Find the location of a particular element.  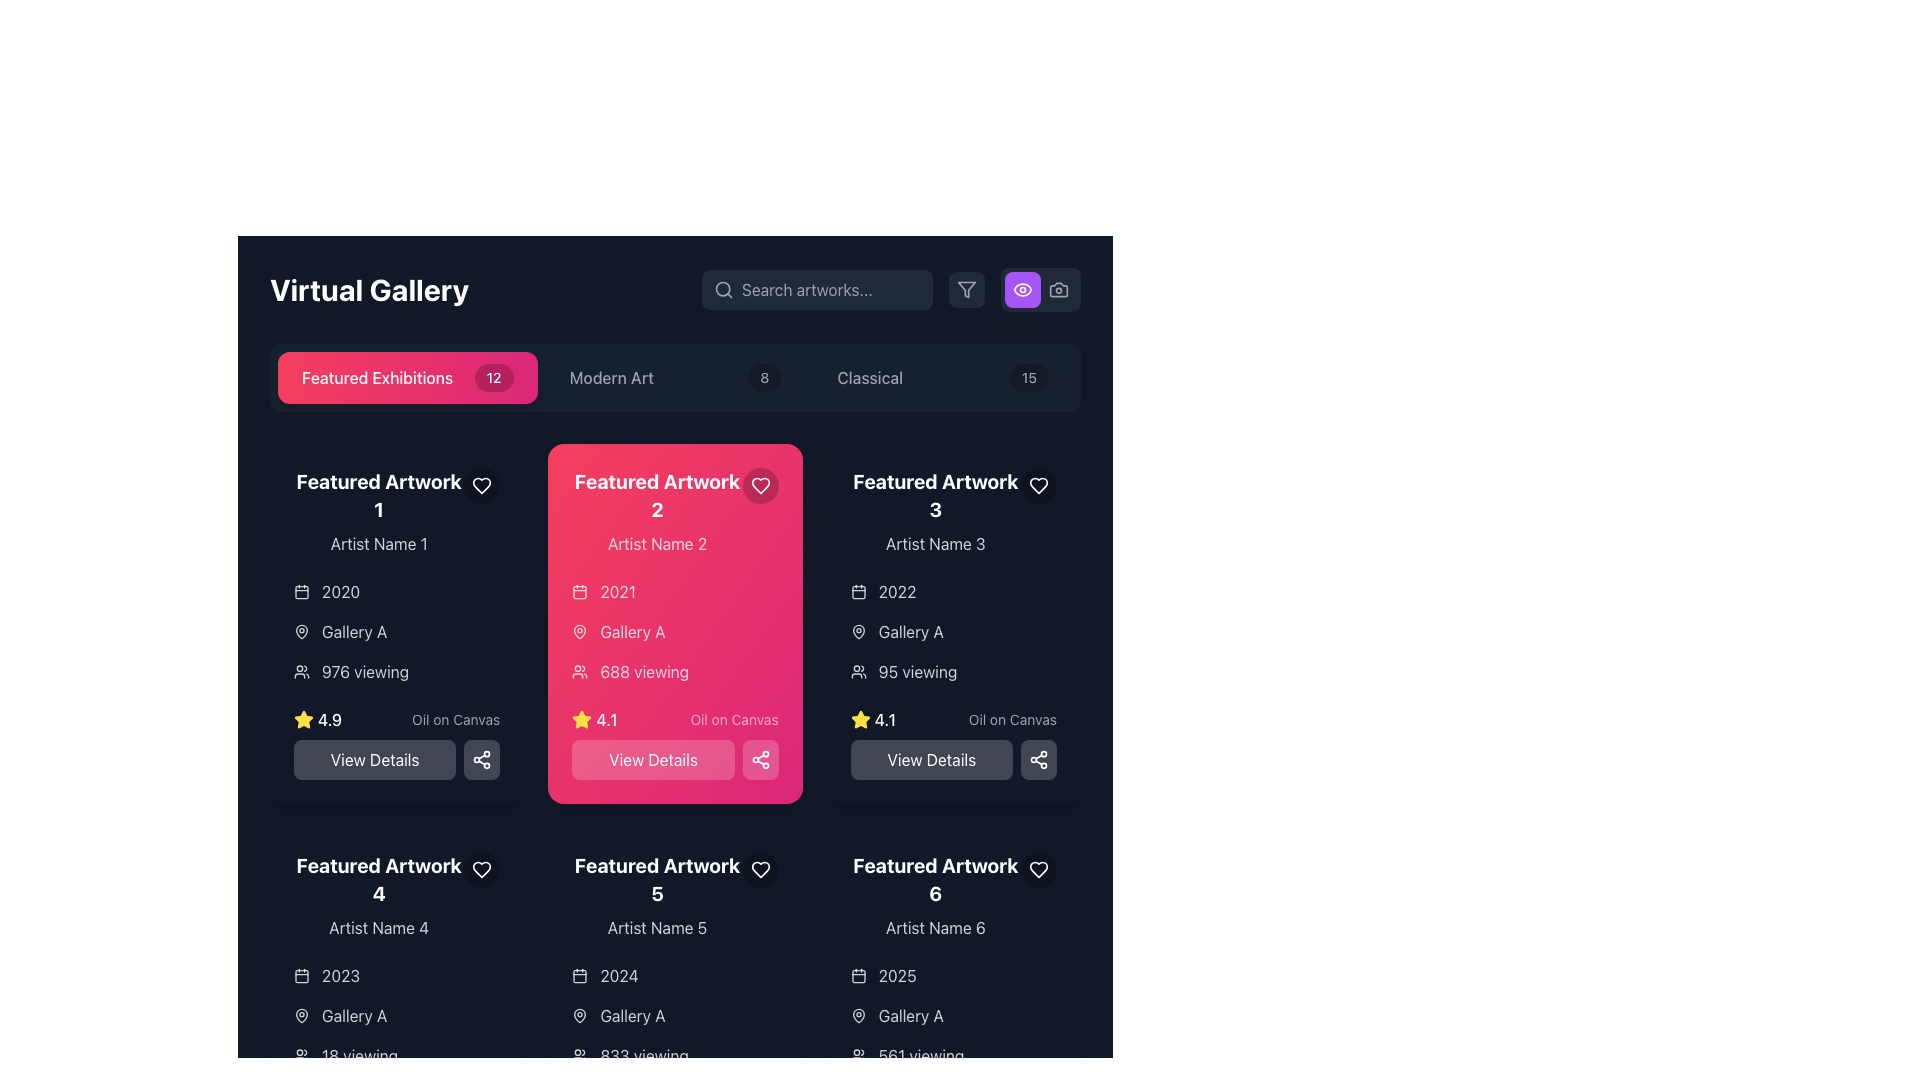

the Text label displaying '4.9', which is located next to a yellow star icon in the 'Featured Artwork 1' card is located at coordinates (330, 720).